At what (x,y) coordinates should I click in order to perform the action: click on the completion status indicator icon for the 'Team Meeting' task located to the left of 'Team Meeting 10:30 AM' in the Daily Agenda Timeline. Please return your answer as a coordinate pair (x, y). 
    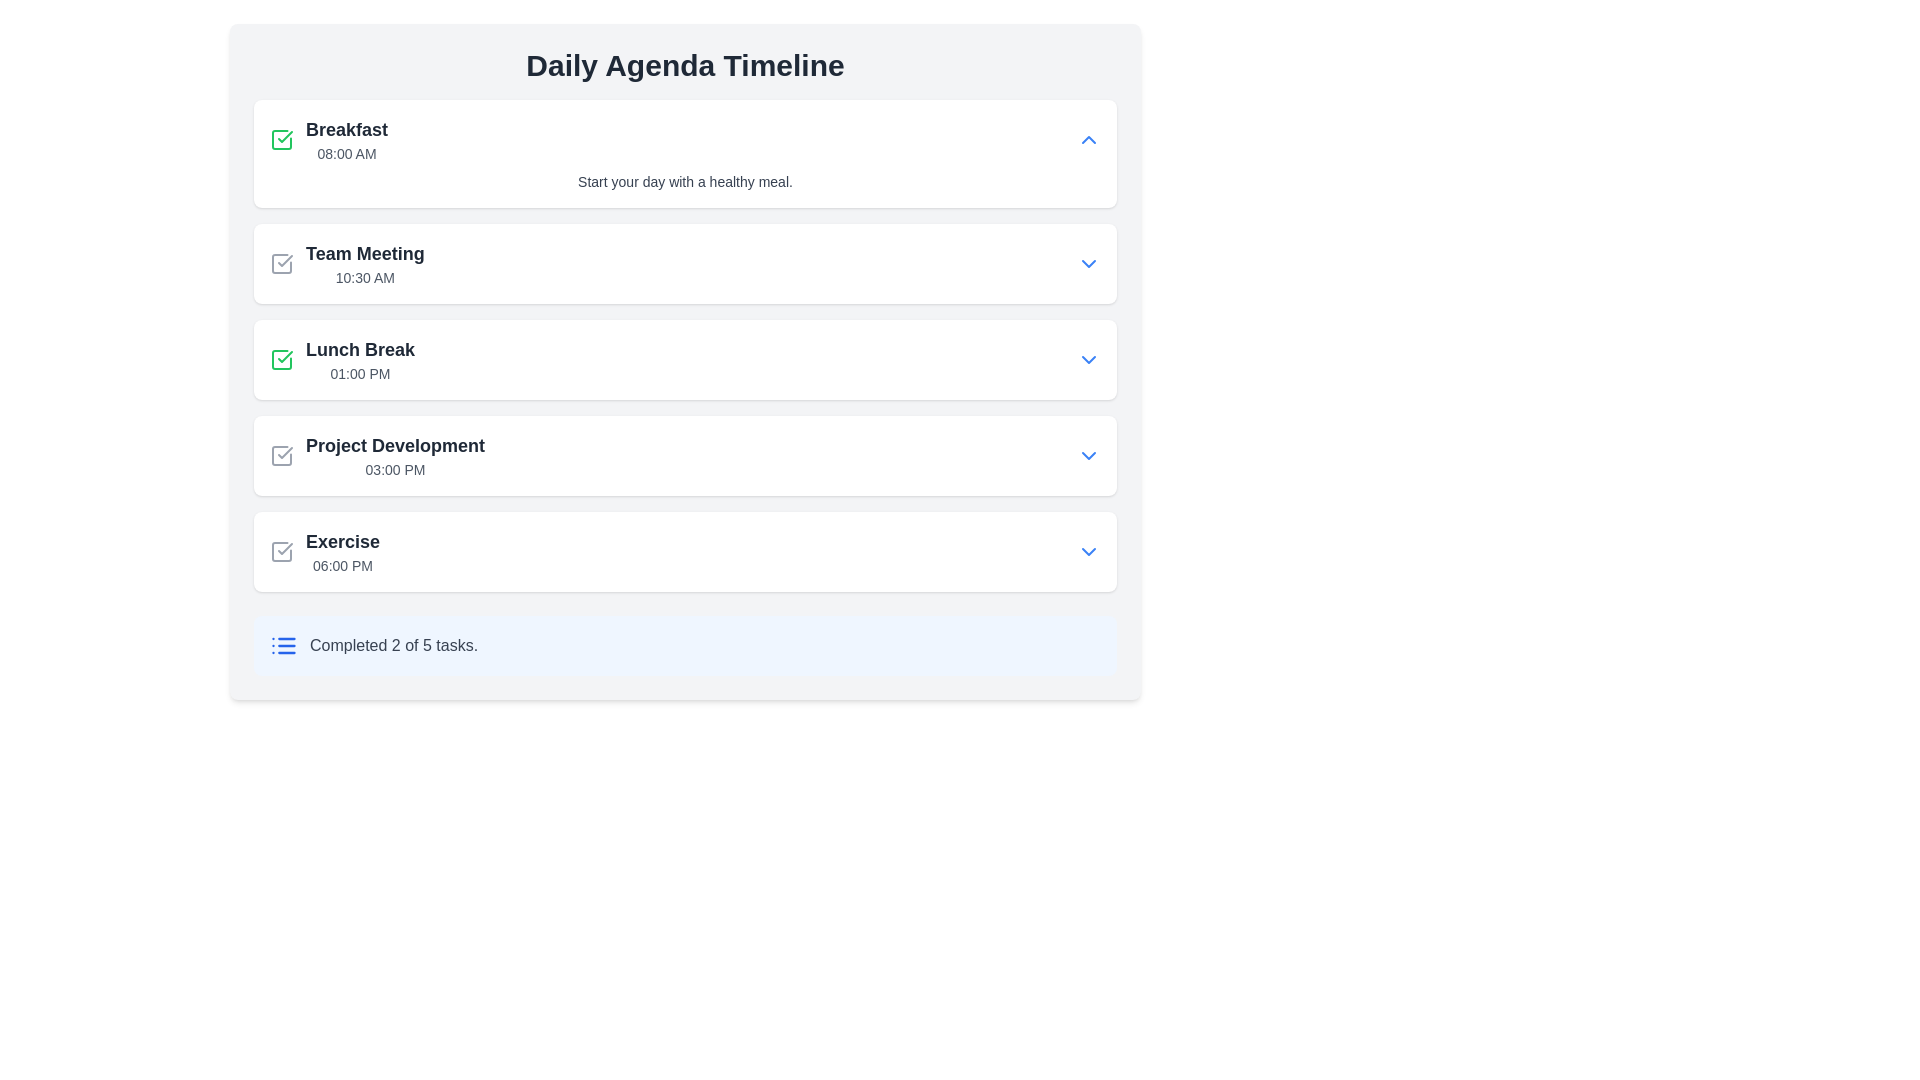
    Looking at the image, I should click on (281, 262).